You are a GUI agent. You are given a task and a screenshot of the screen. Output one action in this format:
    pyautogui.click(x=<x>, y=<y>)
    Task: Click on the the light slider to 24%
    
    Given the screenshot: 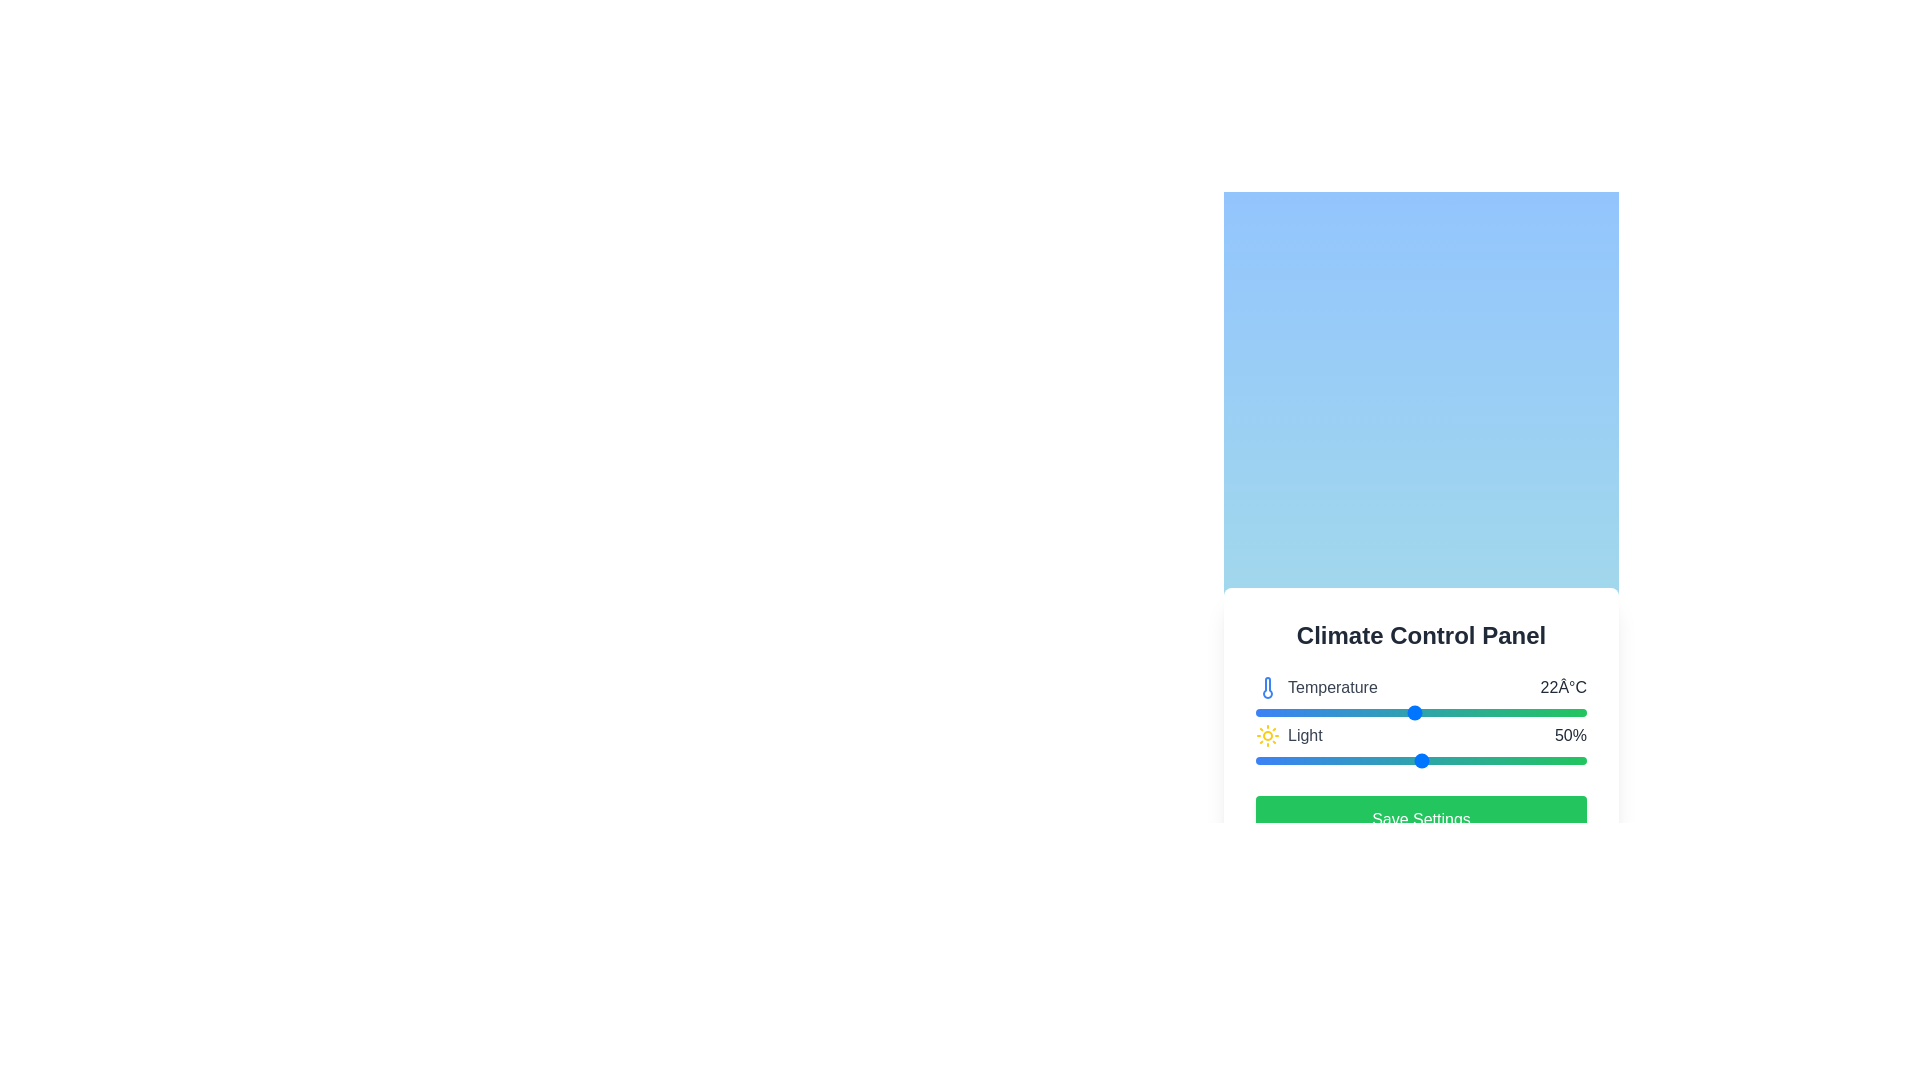 What is the action you would take?
    pyautogui.click(x=1335, y=760)
    